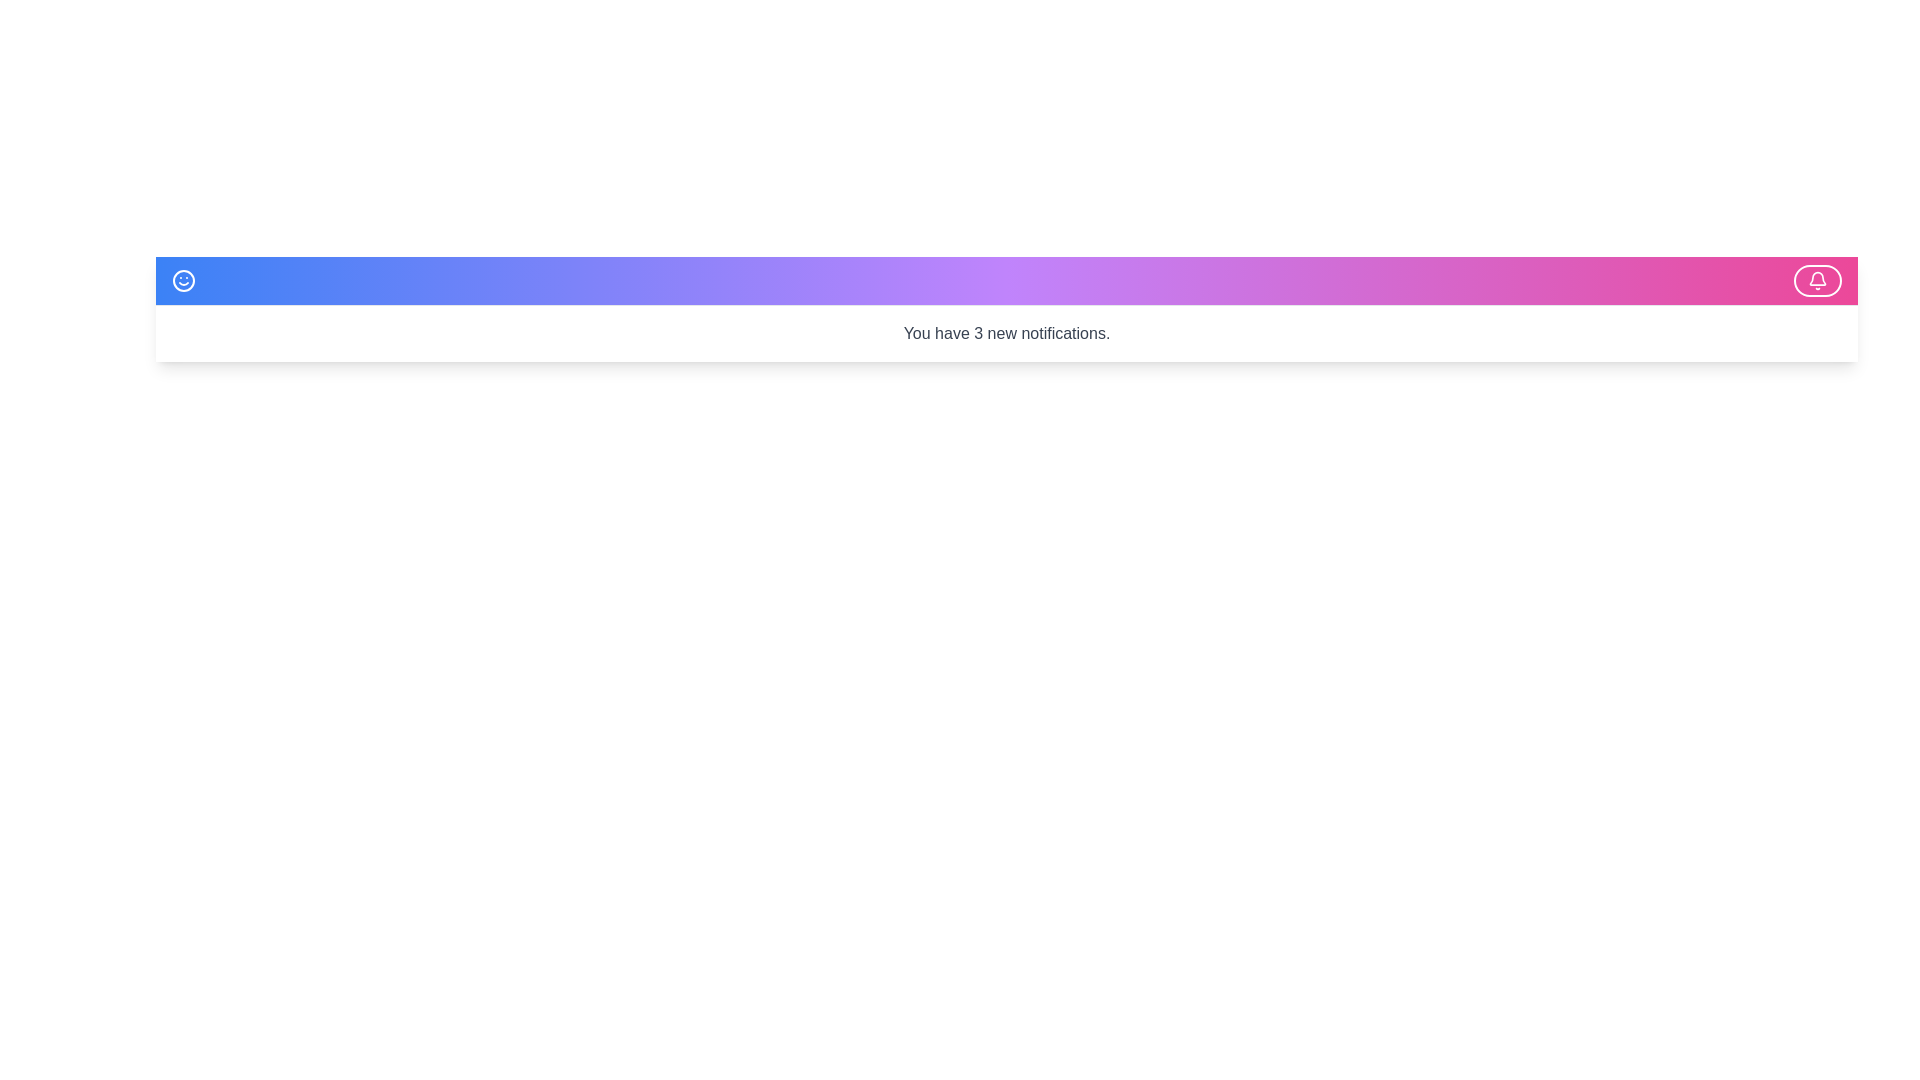 The height and width of the screenshot is (1080, 1920). What do you see at coordinates (1818, 281) in the screenshot?
I see `the notification center button located at the far right of the horizontal navigation bar` at bounding box center [1818, 281].